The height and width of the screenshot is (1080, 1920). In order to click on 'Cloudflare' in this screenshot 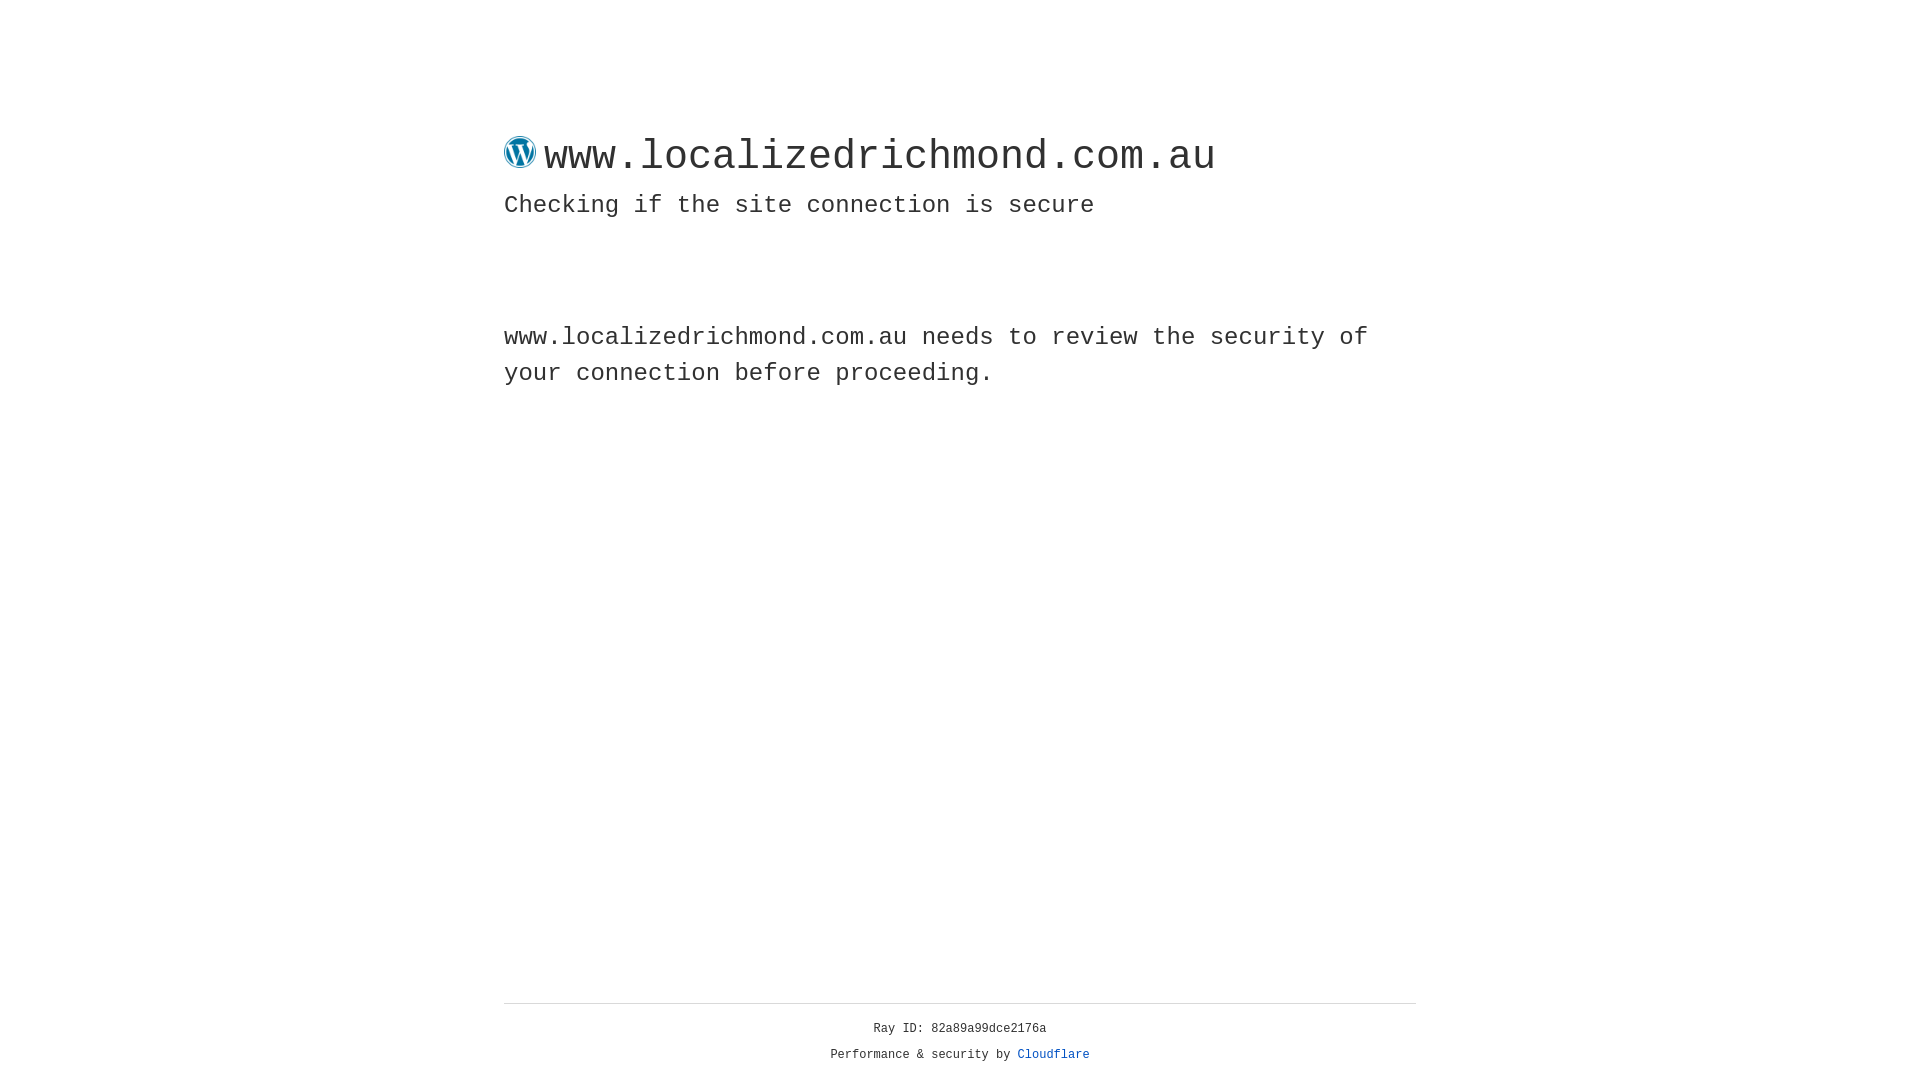, I will do `click(1053, 1054)`.